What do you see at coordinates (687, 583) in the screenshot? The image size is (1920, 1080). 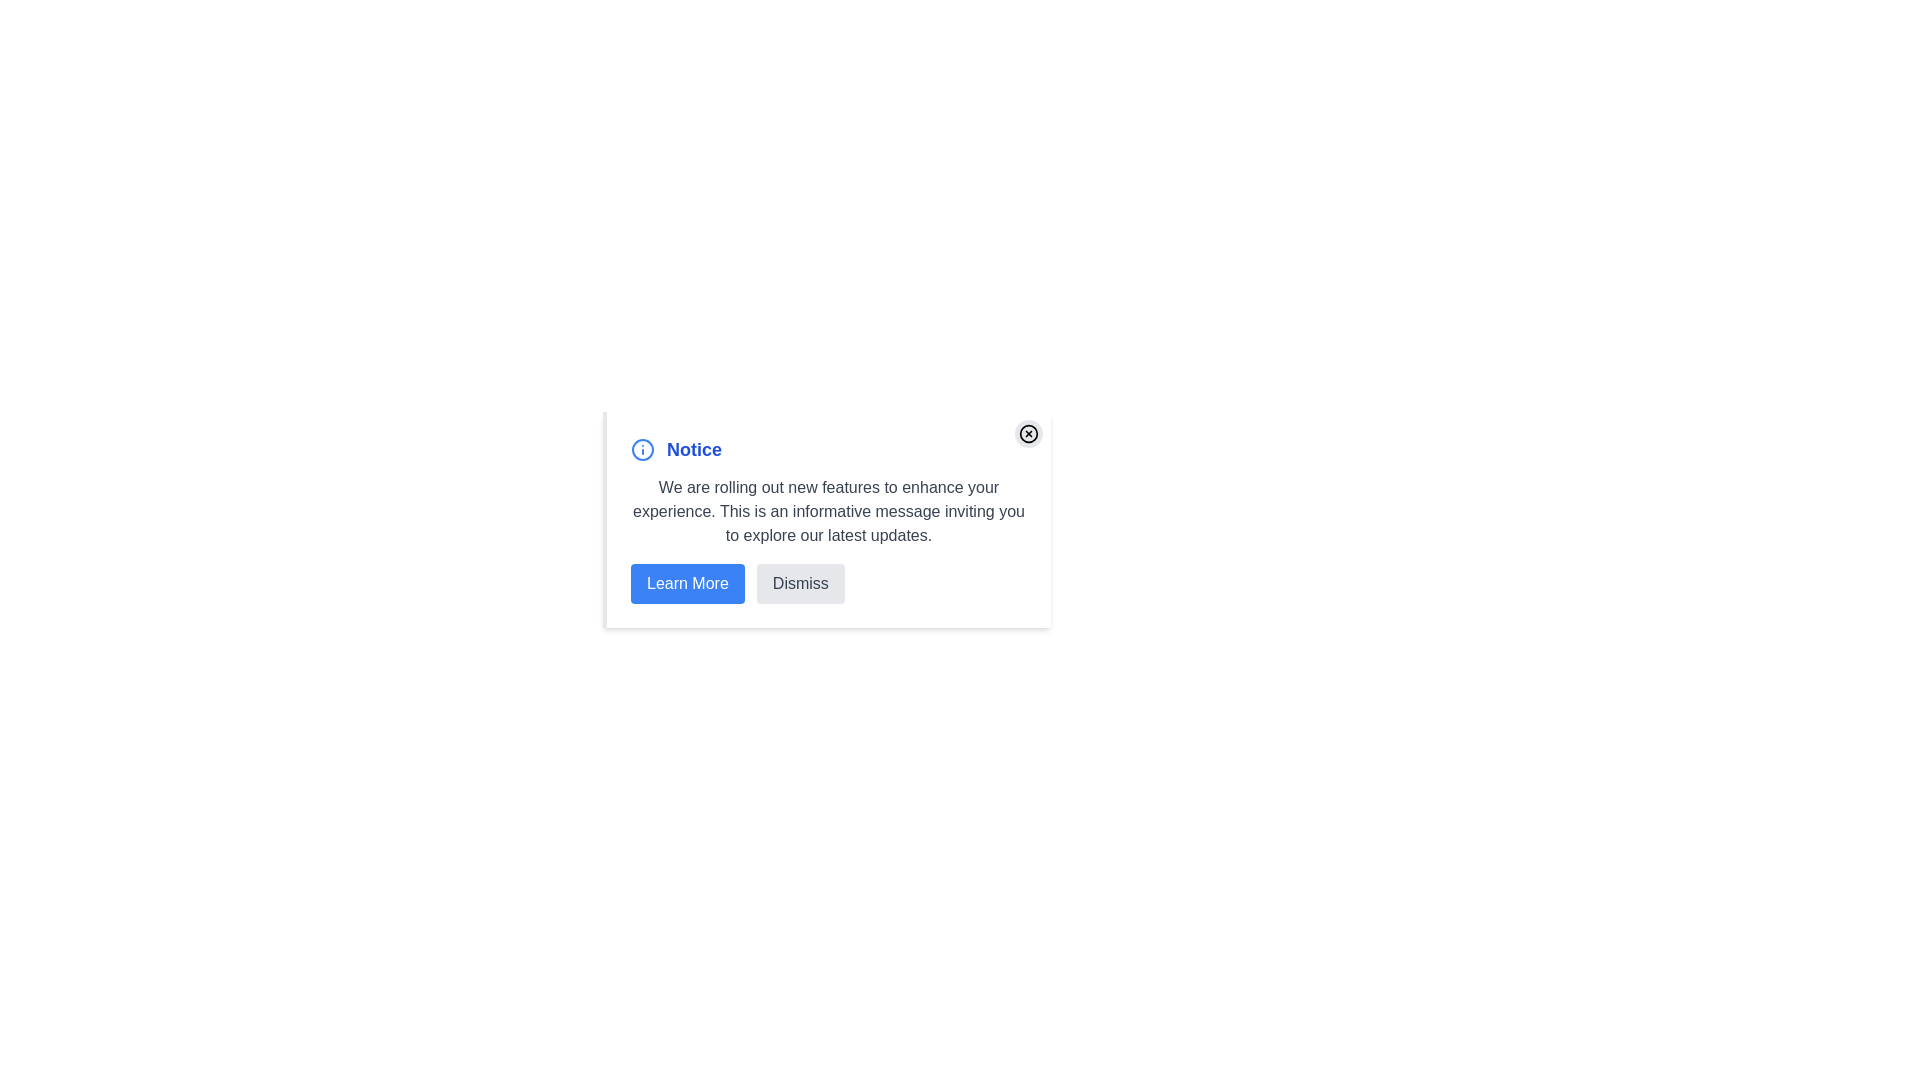 I see `the 'Learn More' button to proceed to the next step or view more details` at bounding box center [687, 583].